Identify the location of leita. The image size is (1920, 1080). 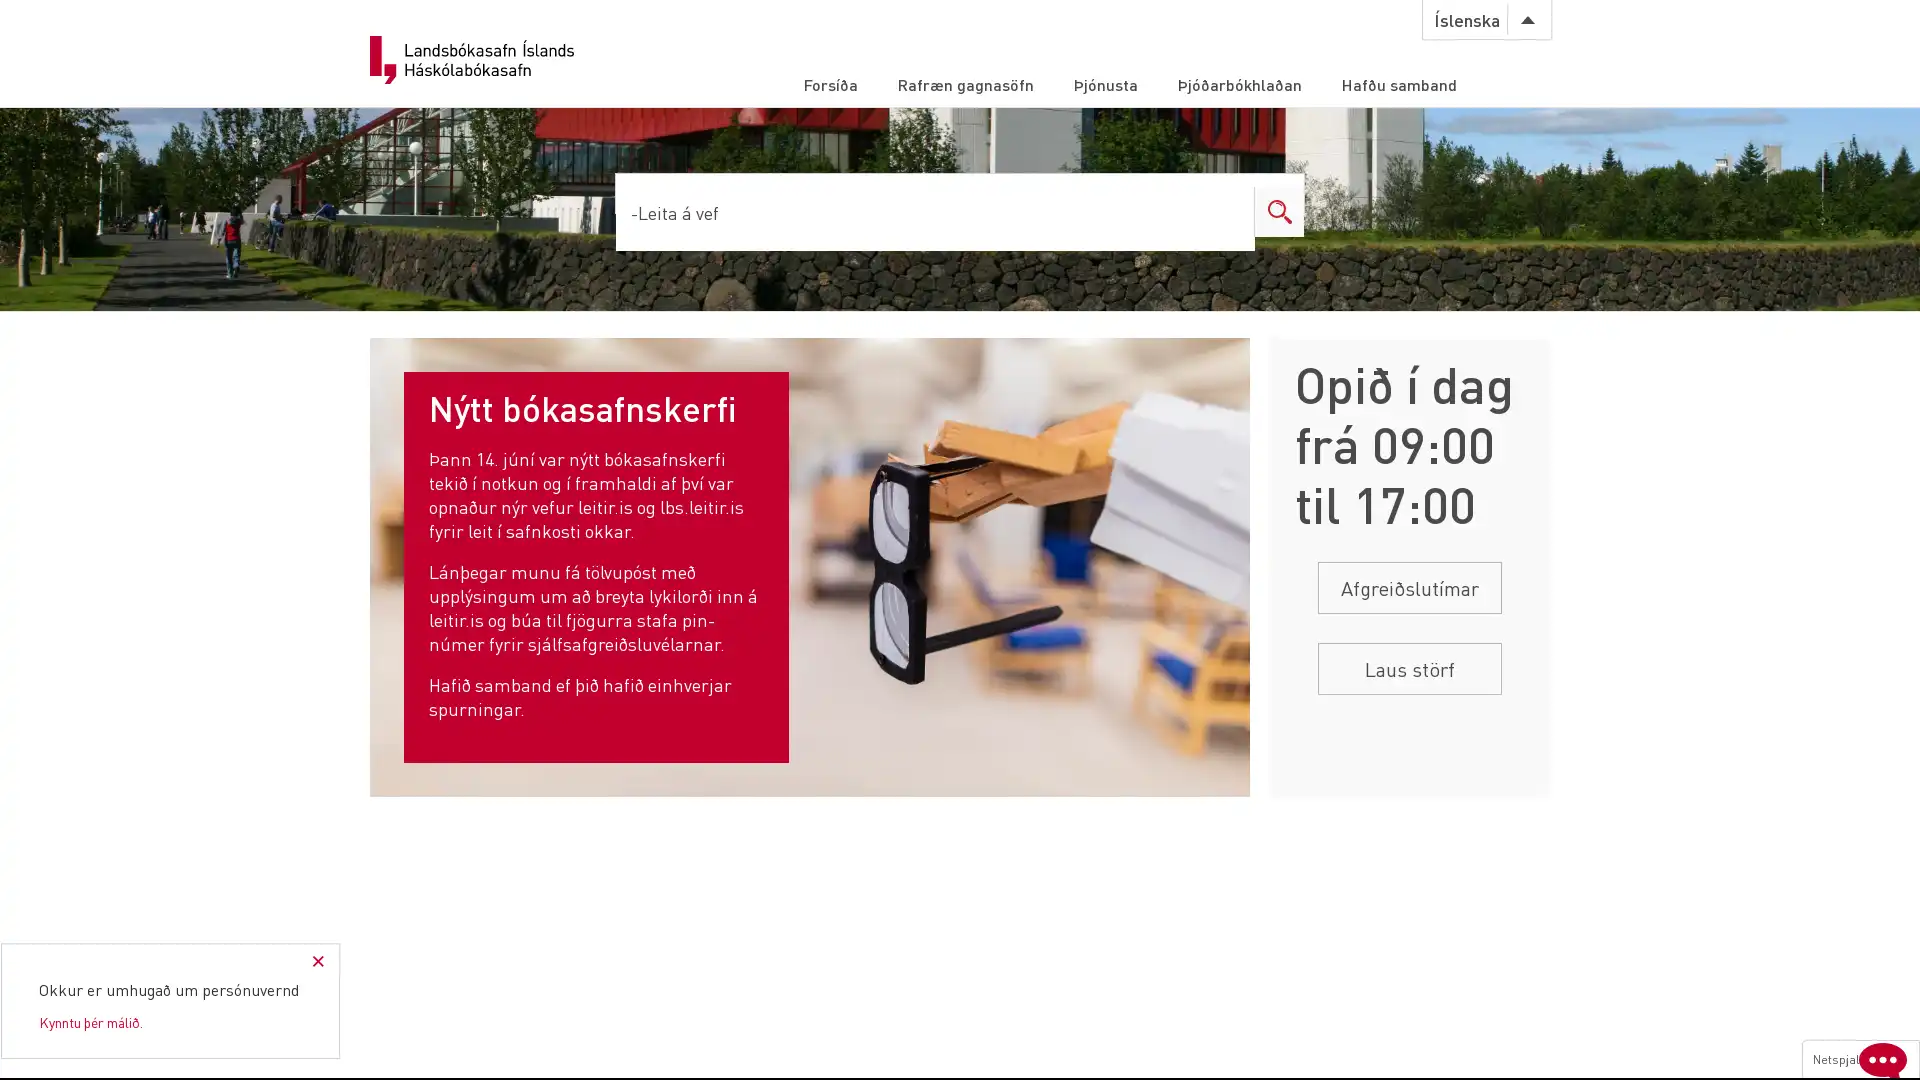
(1226, 211).